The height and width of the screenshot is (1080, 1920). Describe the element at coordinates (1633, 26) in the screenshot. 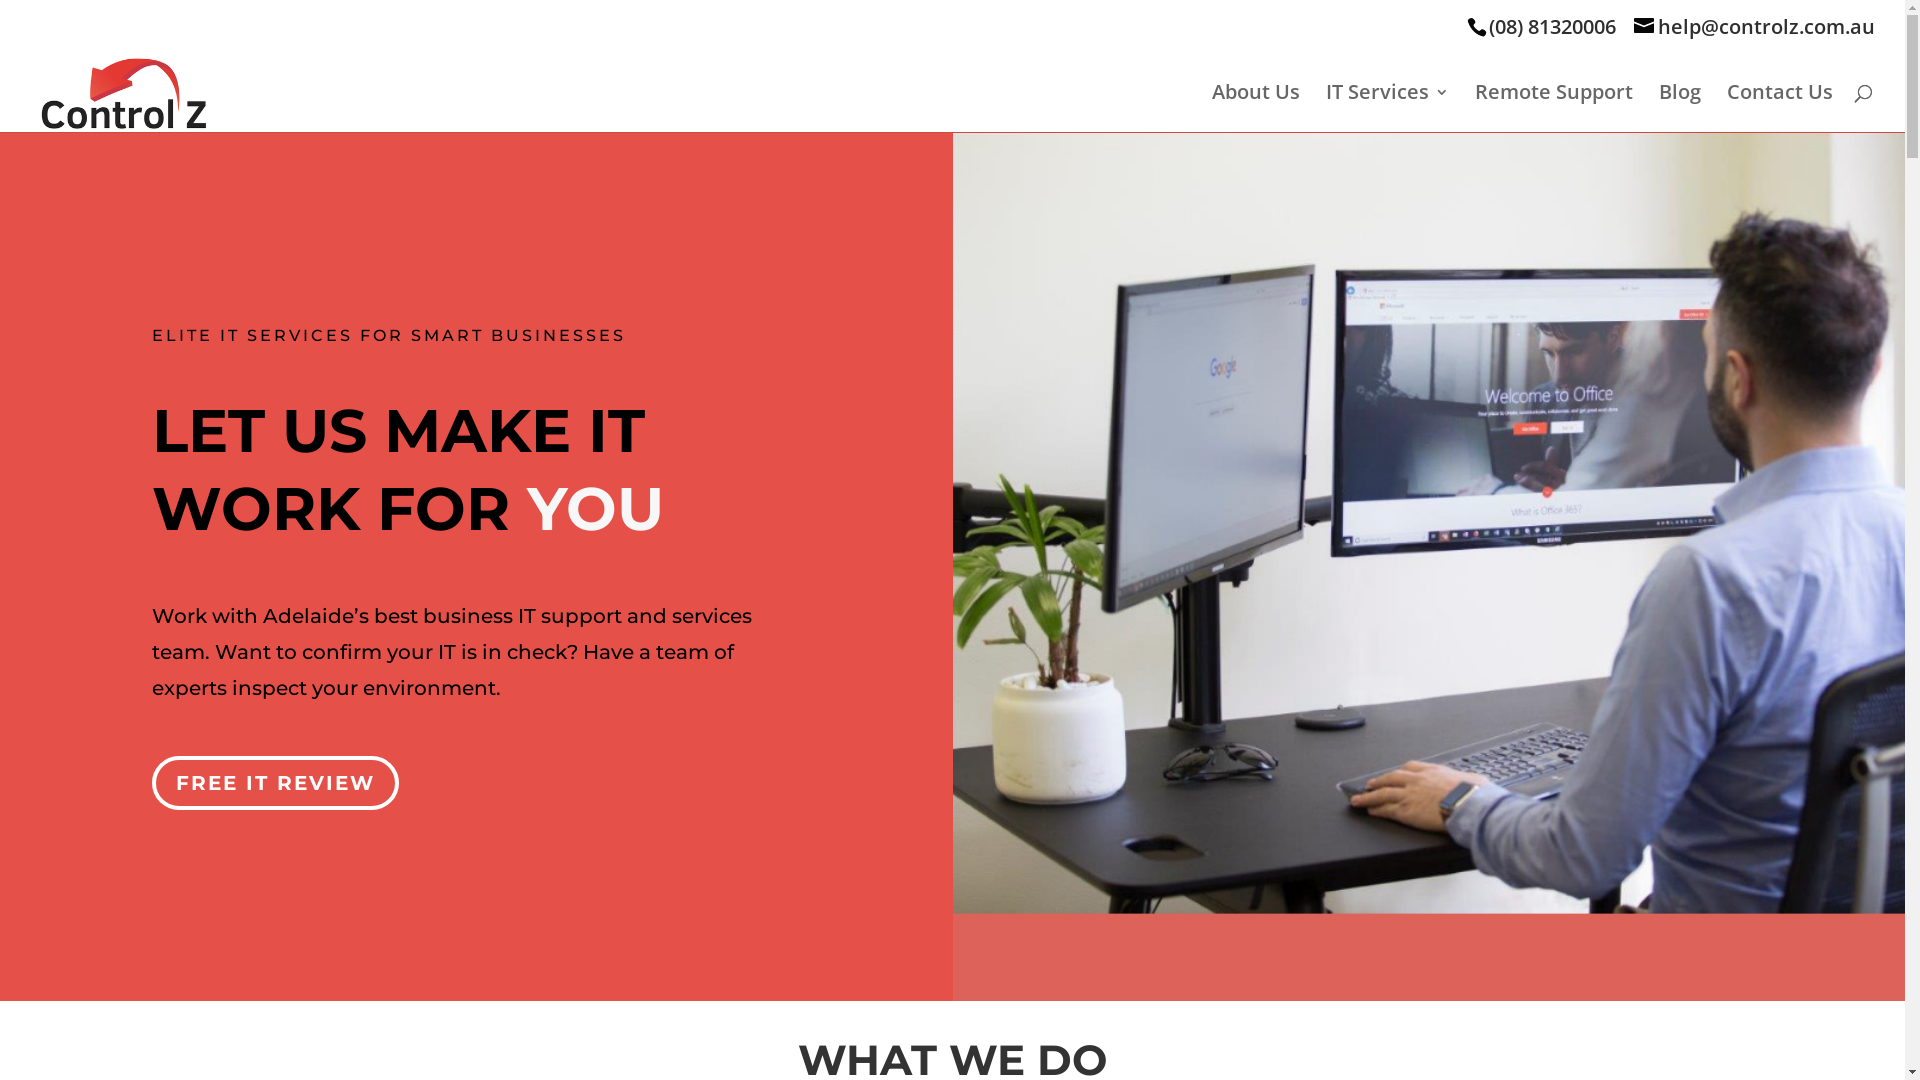

I see `'help@controlz.com.au'` at that location.